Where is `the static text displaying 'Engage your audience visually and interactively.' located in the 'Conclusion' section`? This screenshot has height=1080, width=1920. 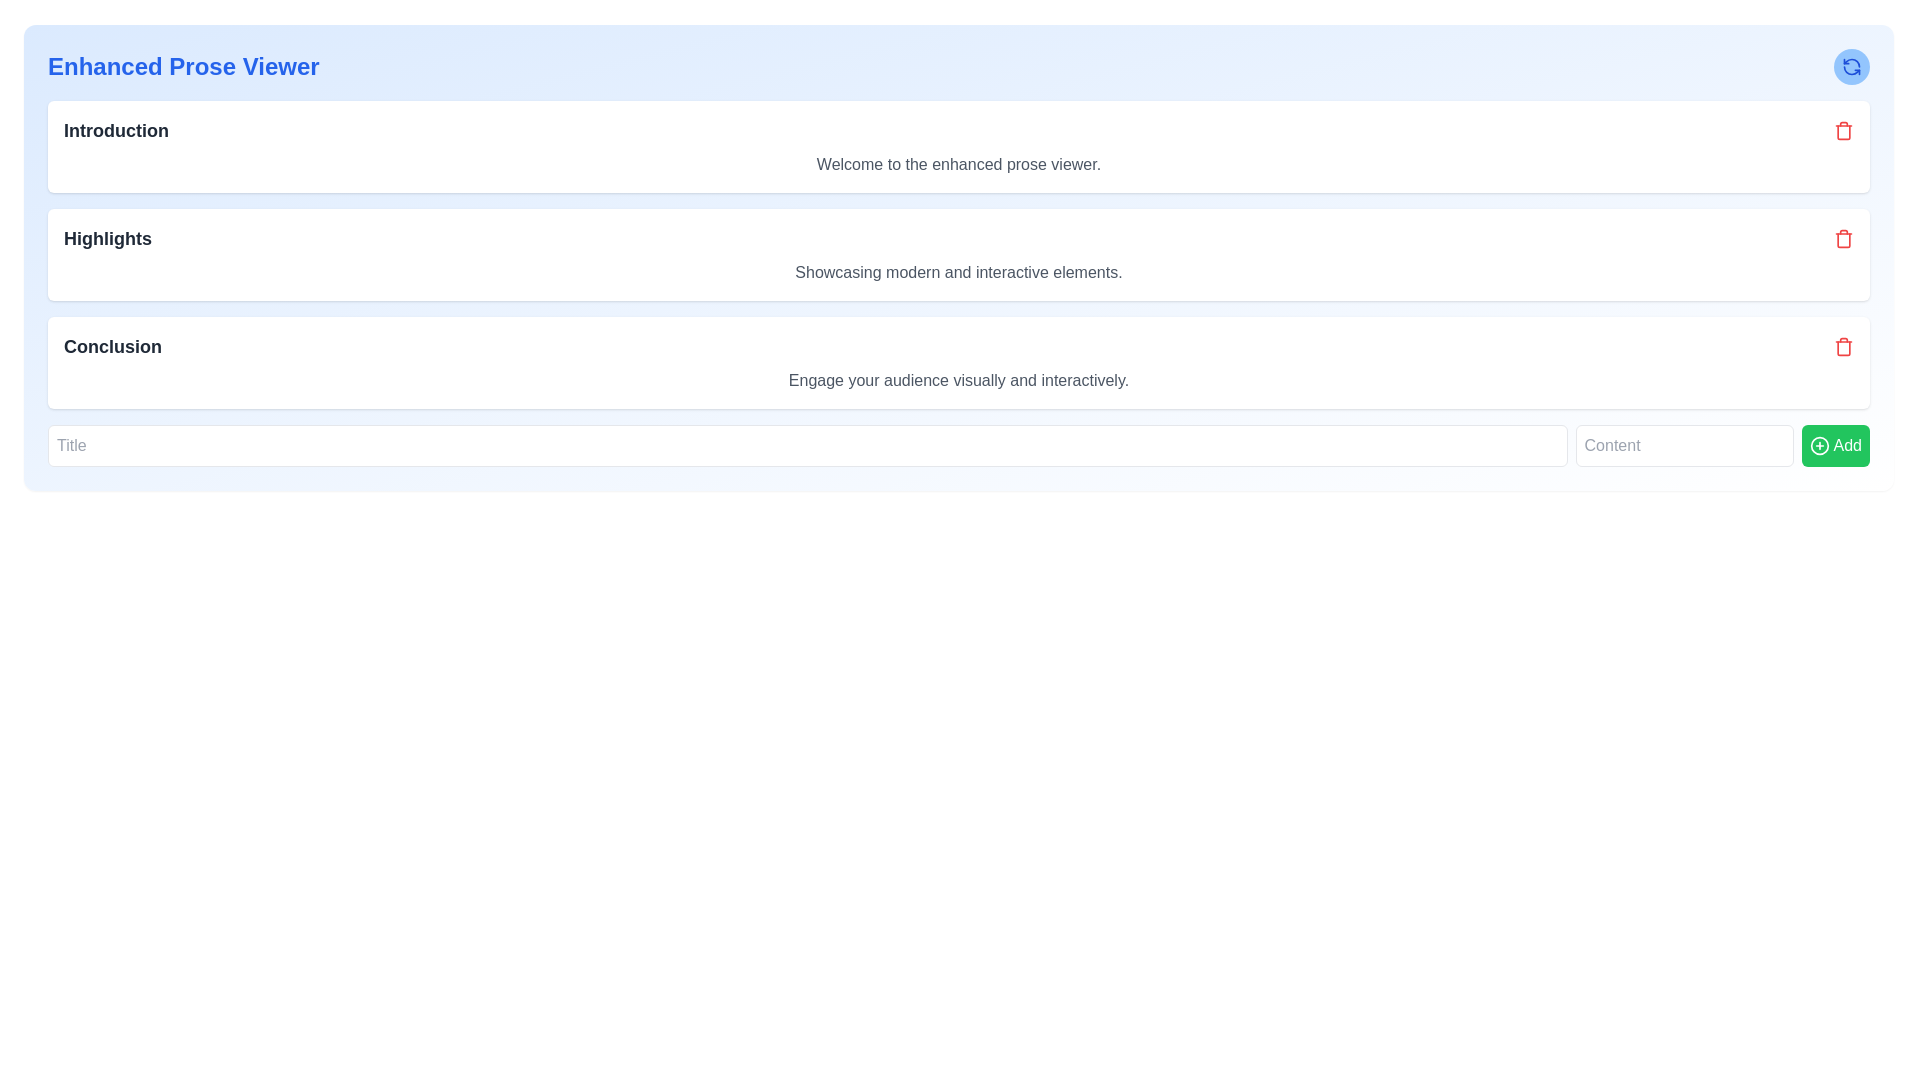
the static text displaying 'Engage your audience visually and interactively.' located in the 'Conclusion' section is located at coordinates (958, 381).